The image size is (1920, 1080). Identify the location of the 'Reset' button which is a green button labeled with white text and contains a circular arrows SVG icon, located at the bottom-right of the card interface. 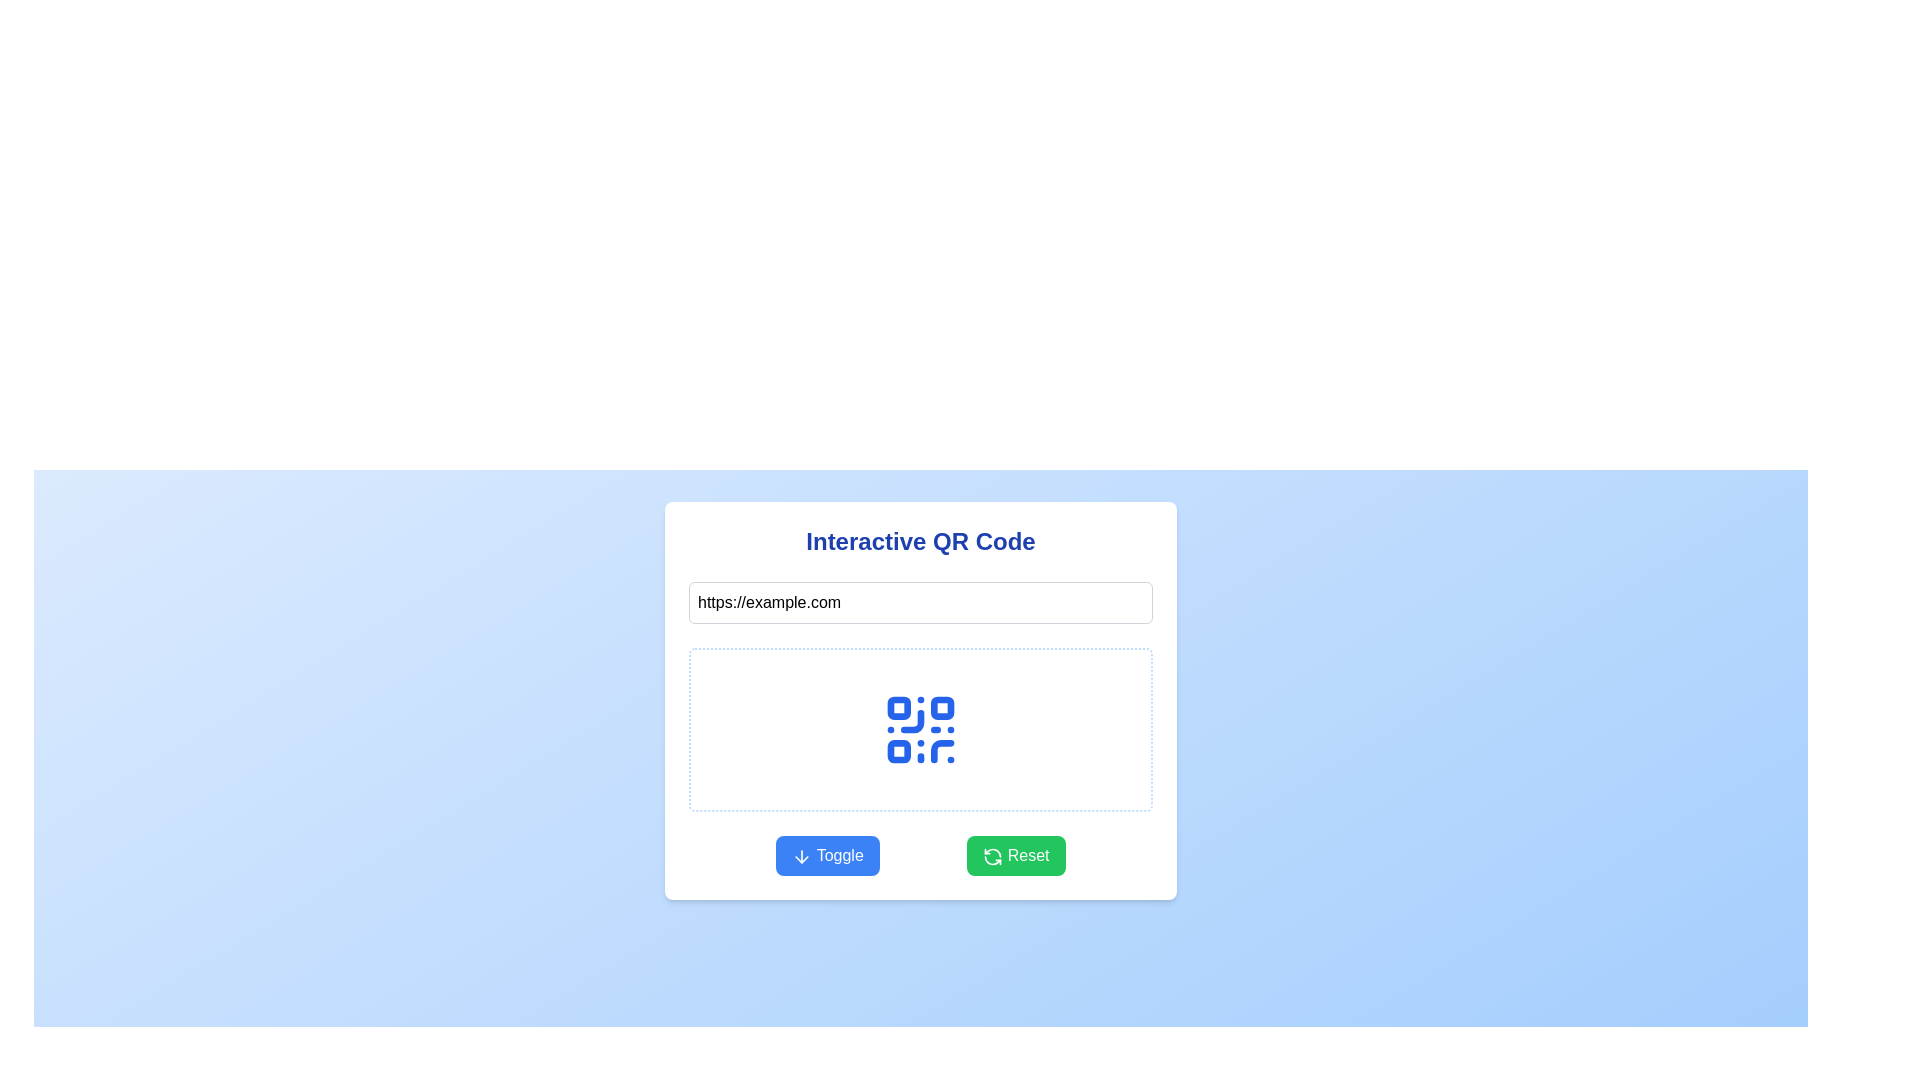
(993, 855).